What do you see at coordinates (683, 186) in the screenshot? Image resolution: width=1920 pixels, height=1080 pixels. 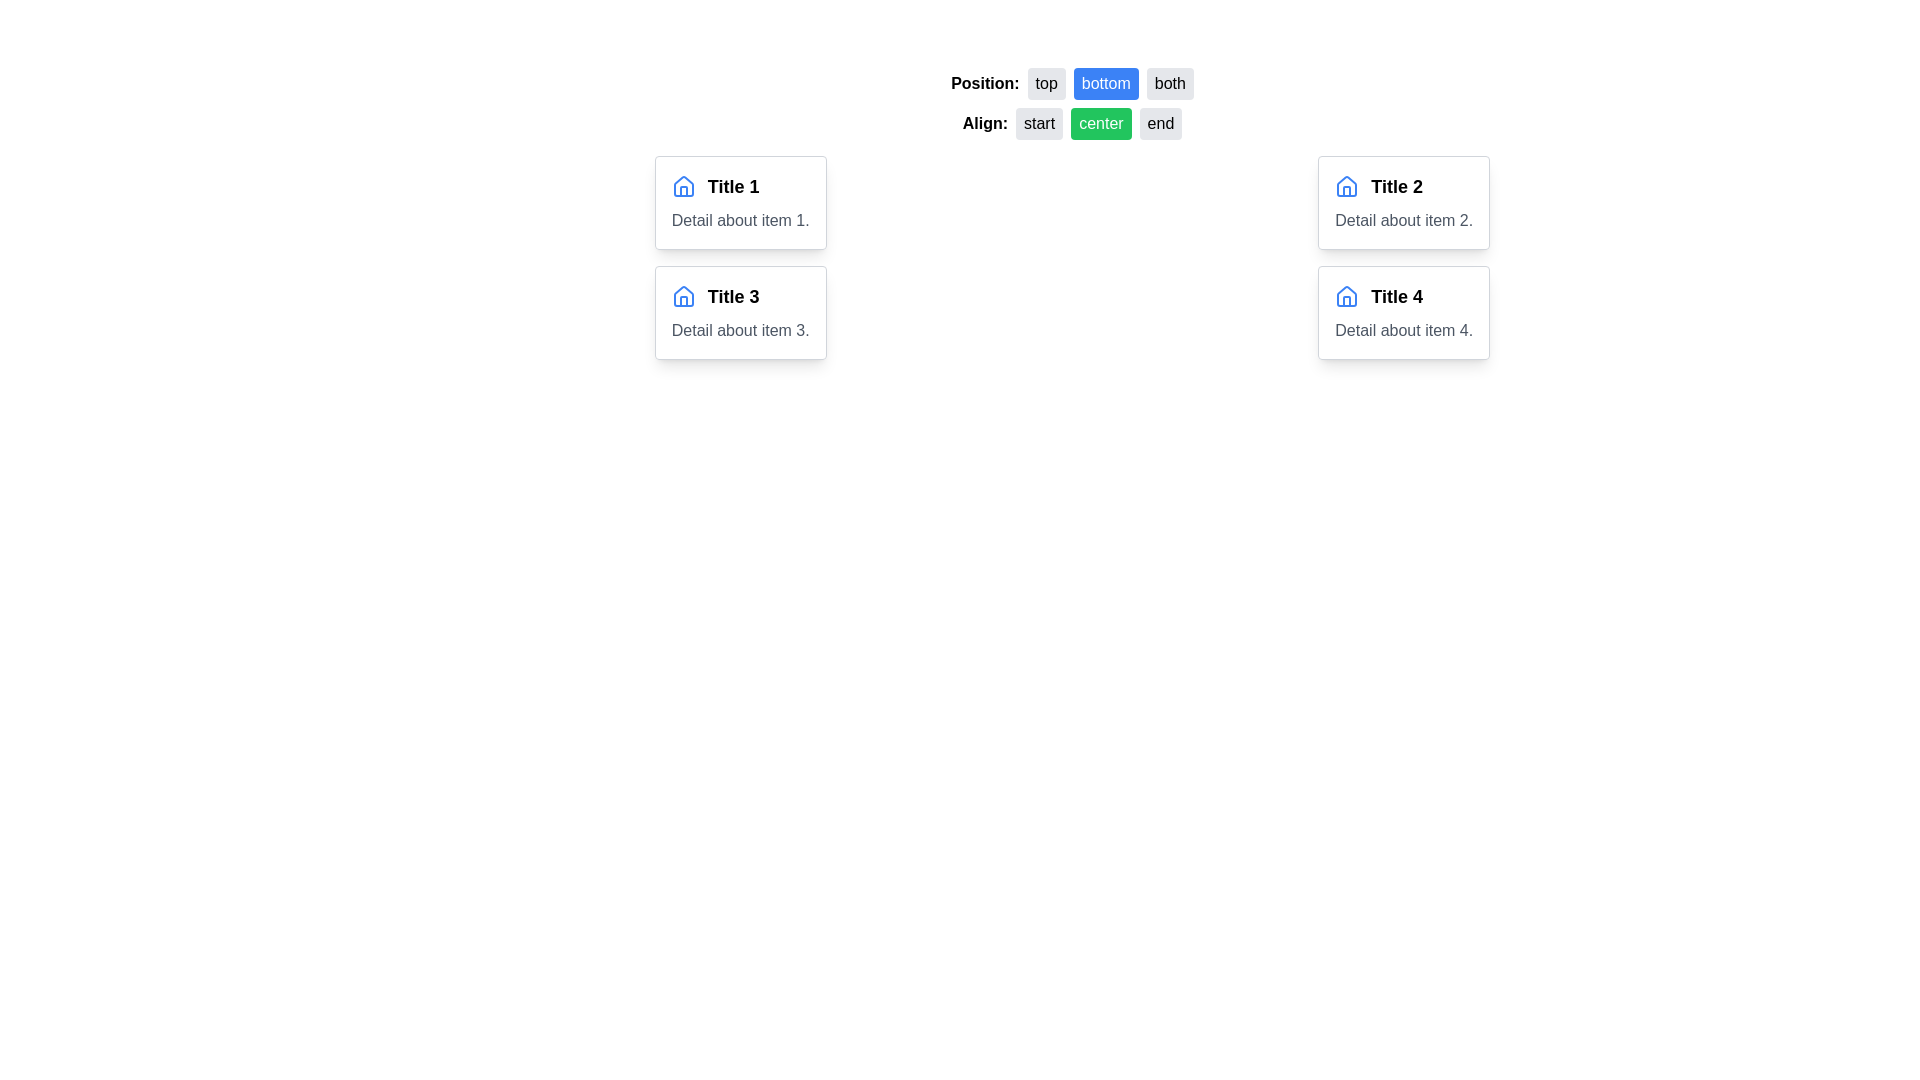 I see `the blue house SVG icon located in the header section of the card titled 'Title 1', positioned next to the text 'Title 1'` at bounding box center [683, 186].